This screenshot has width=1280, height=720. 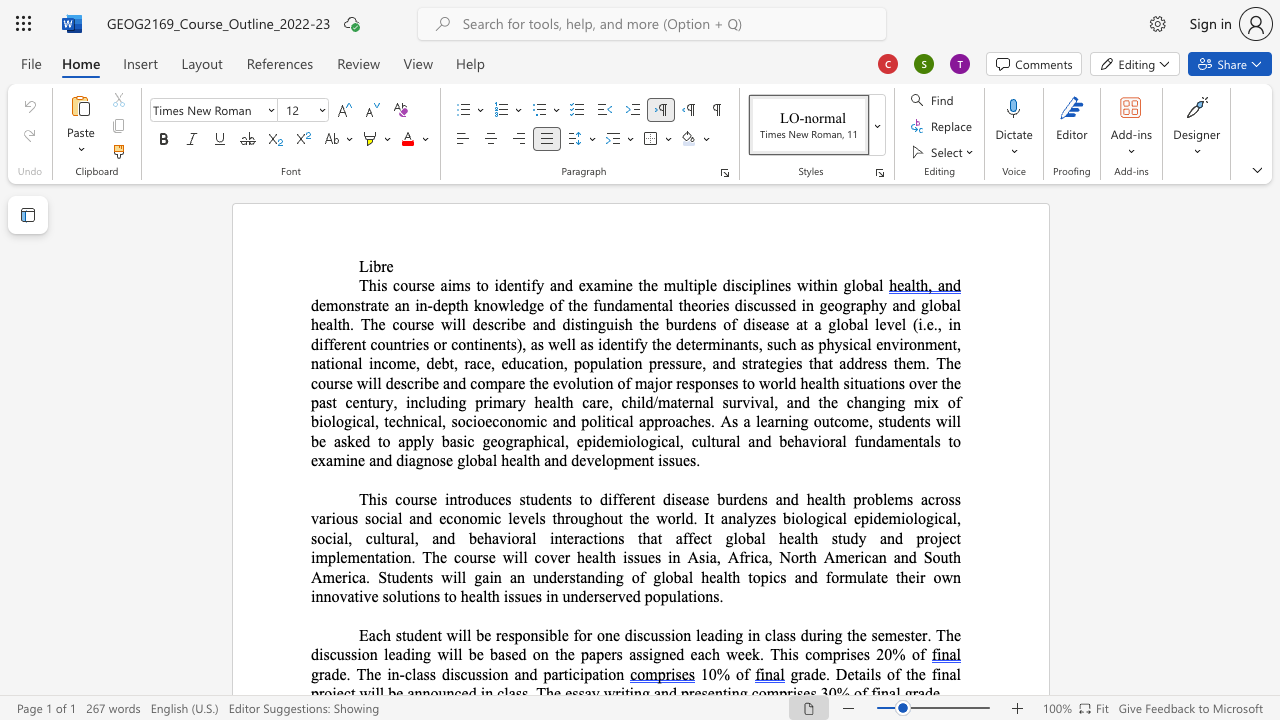 What do you see at coordinates (601, 285) in the screenshot?
I see `the space between the continuous character "a" and "m" in the text` at bounding box center [601, 285].